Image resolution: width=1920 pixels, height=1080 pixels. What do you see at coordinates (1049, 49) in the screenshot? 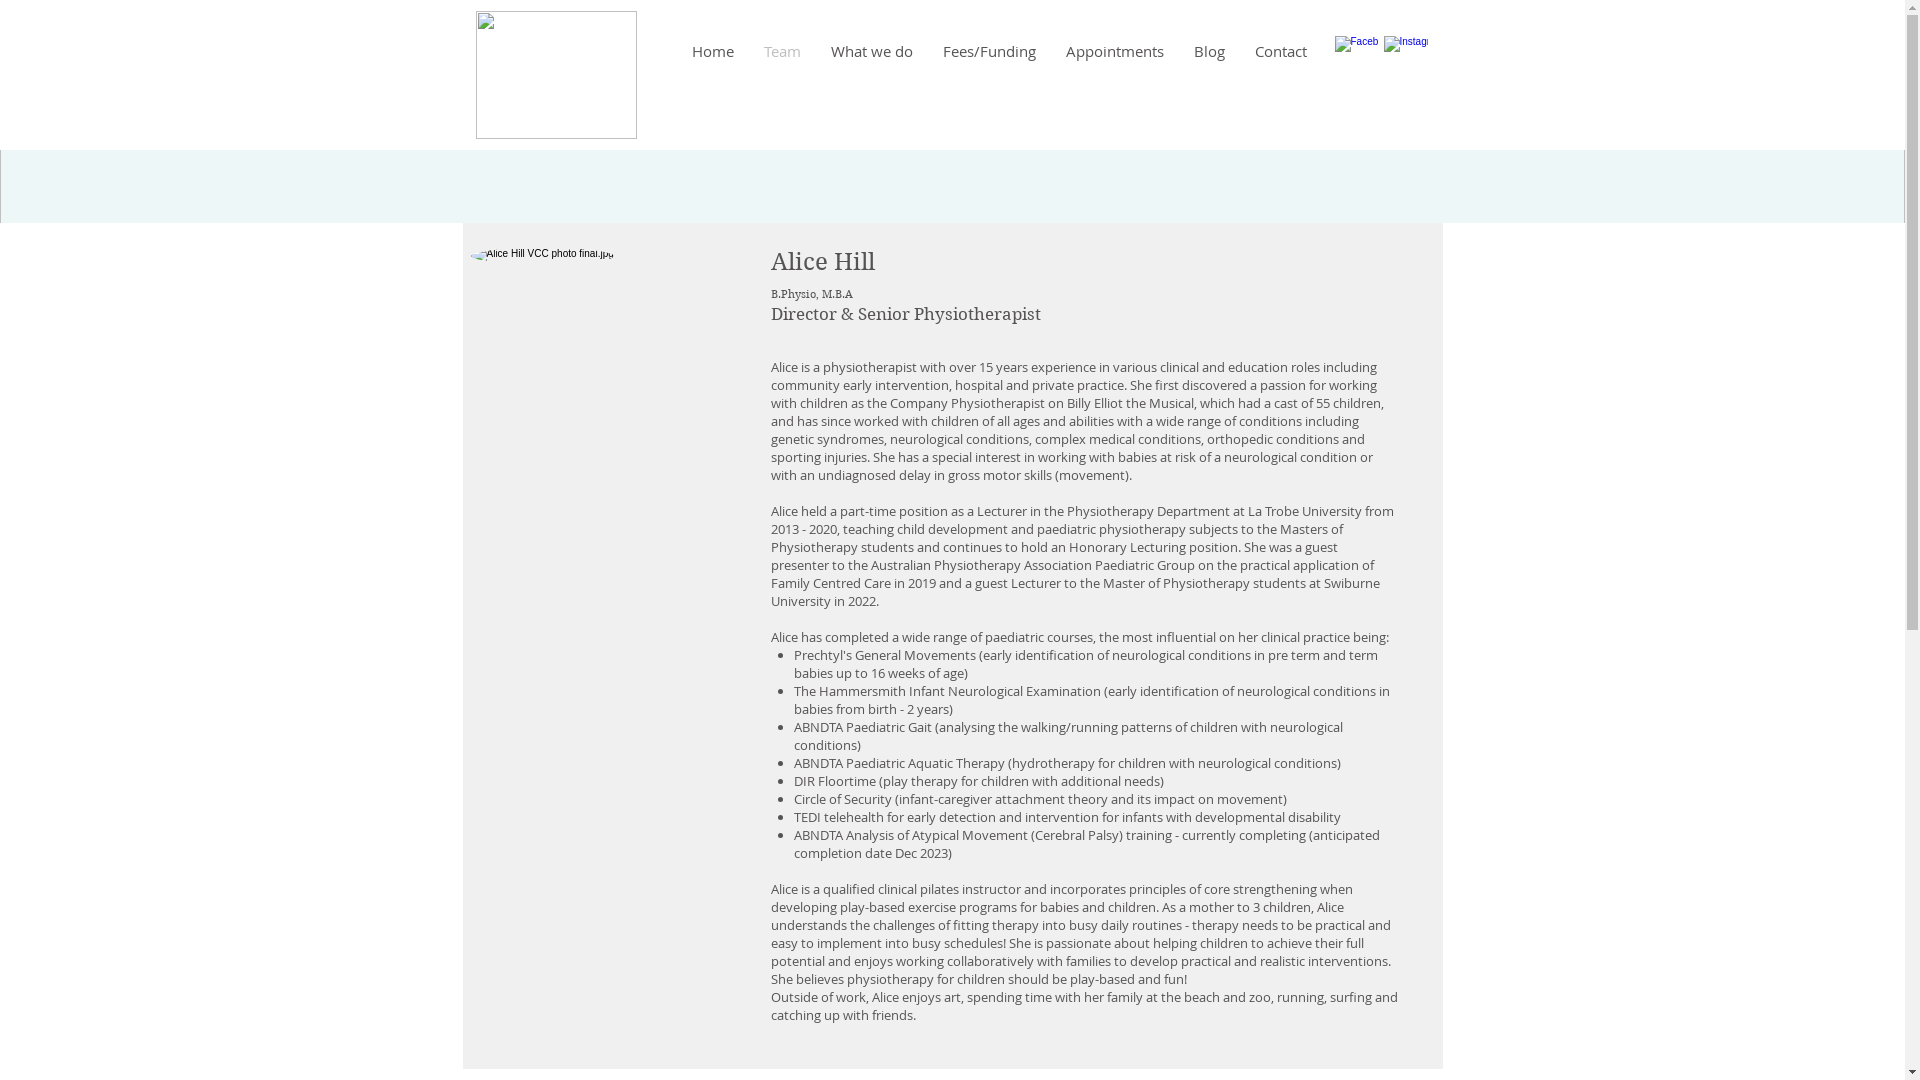
I see `'Appointments'` at bounding box center [1049, 49].